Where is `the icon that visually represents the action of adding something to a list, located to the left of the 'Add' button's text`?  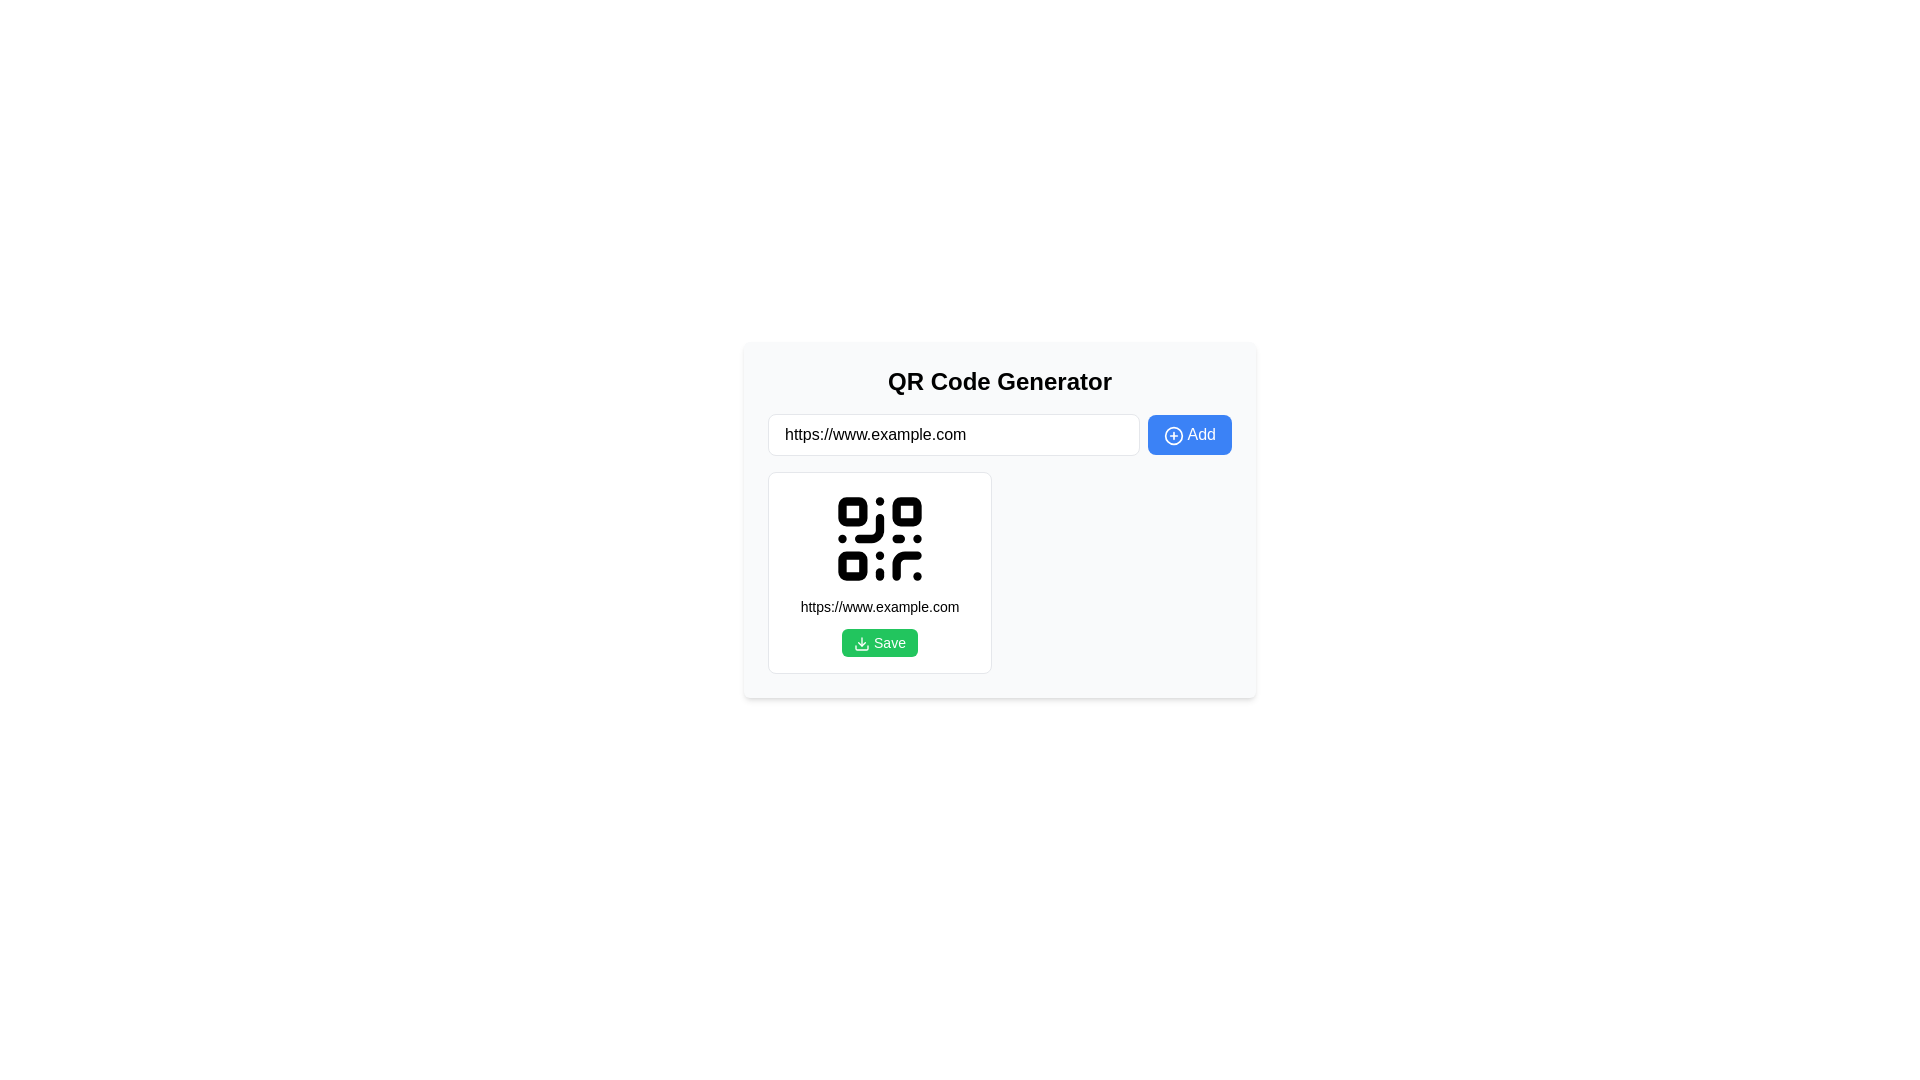
the icon that visually represents the action of adding something to a list, located to the left of the 'Add' button's text is located at coordinates (1173, 434).